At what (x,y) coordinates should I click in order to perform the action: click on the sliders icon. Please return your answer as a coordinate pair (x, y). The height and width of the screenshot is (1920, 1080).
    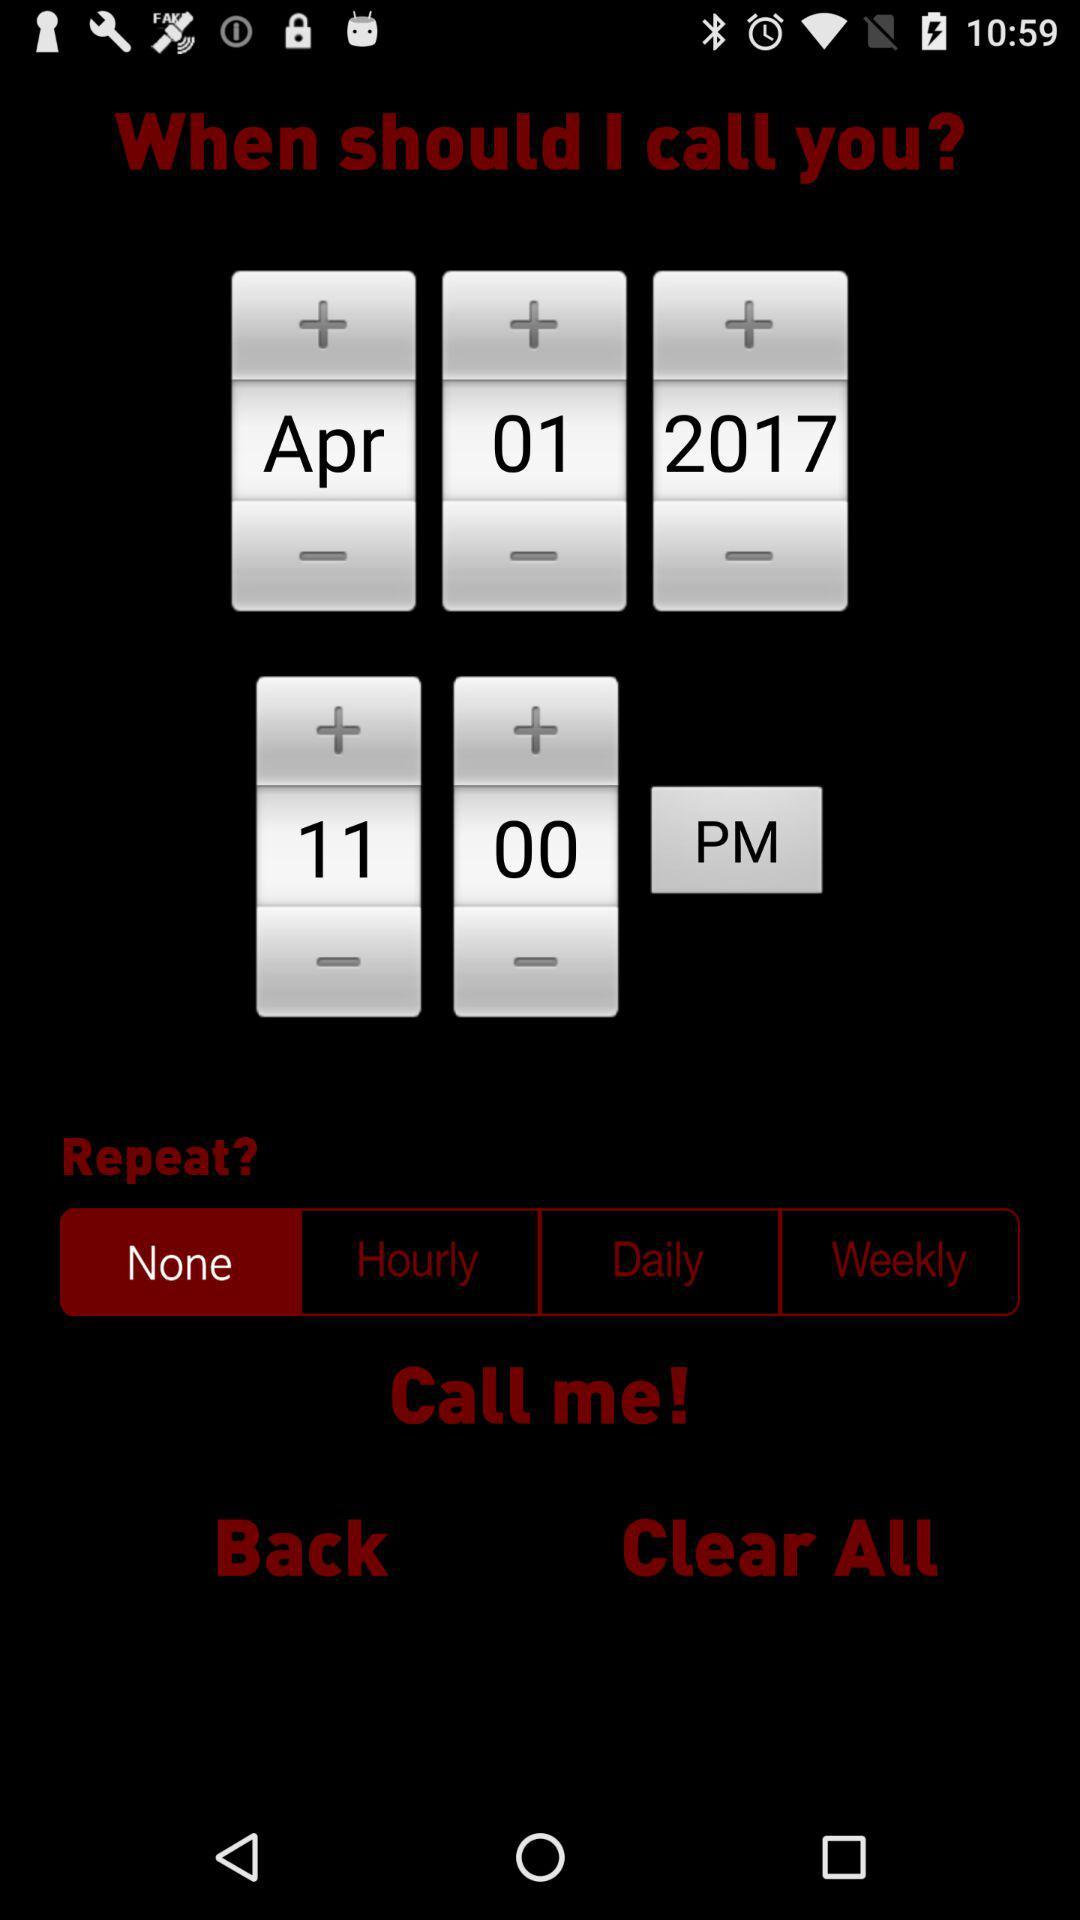
    Looking at the image, I should click on (659, 1350).